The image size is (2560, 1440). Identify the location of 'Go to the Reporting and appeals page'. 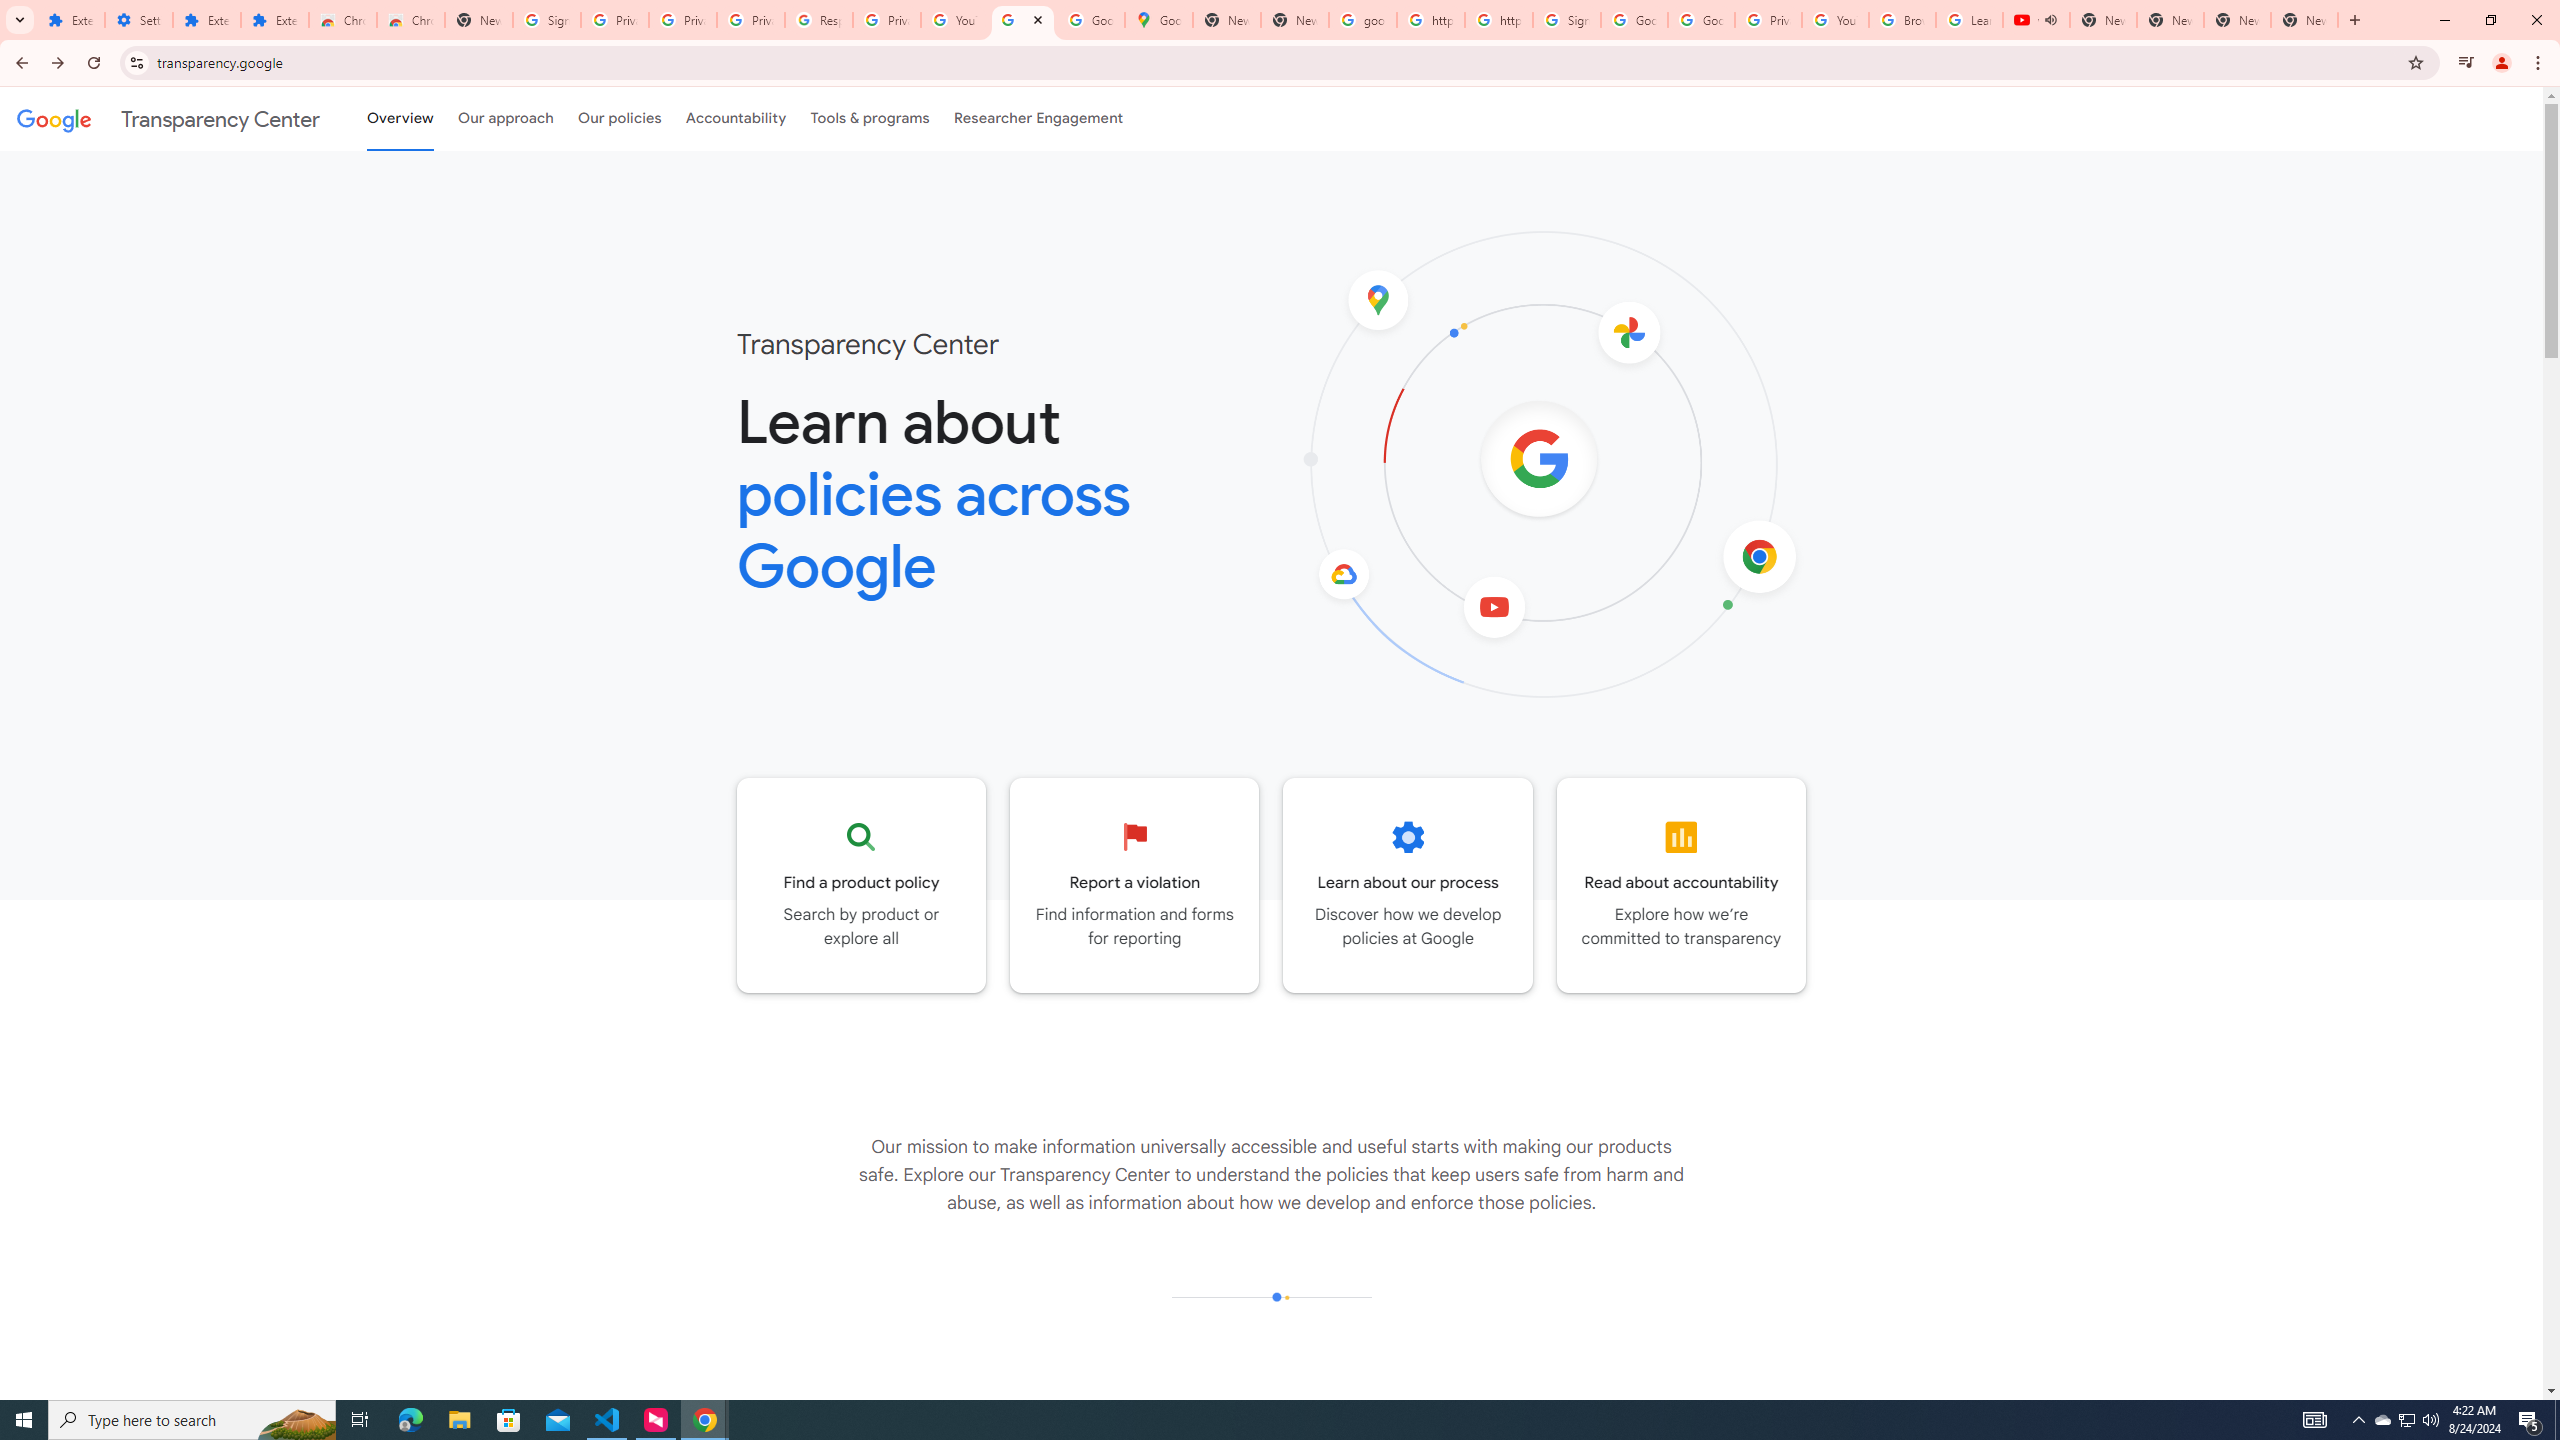
(1134, 884).